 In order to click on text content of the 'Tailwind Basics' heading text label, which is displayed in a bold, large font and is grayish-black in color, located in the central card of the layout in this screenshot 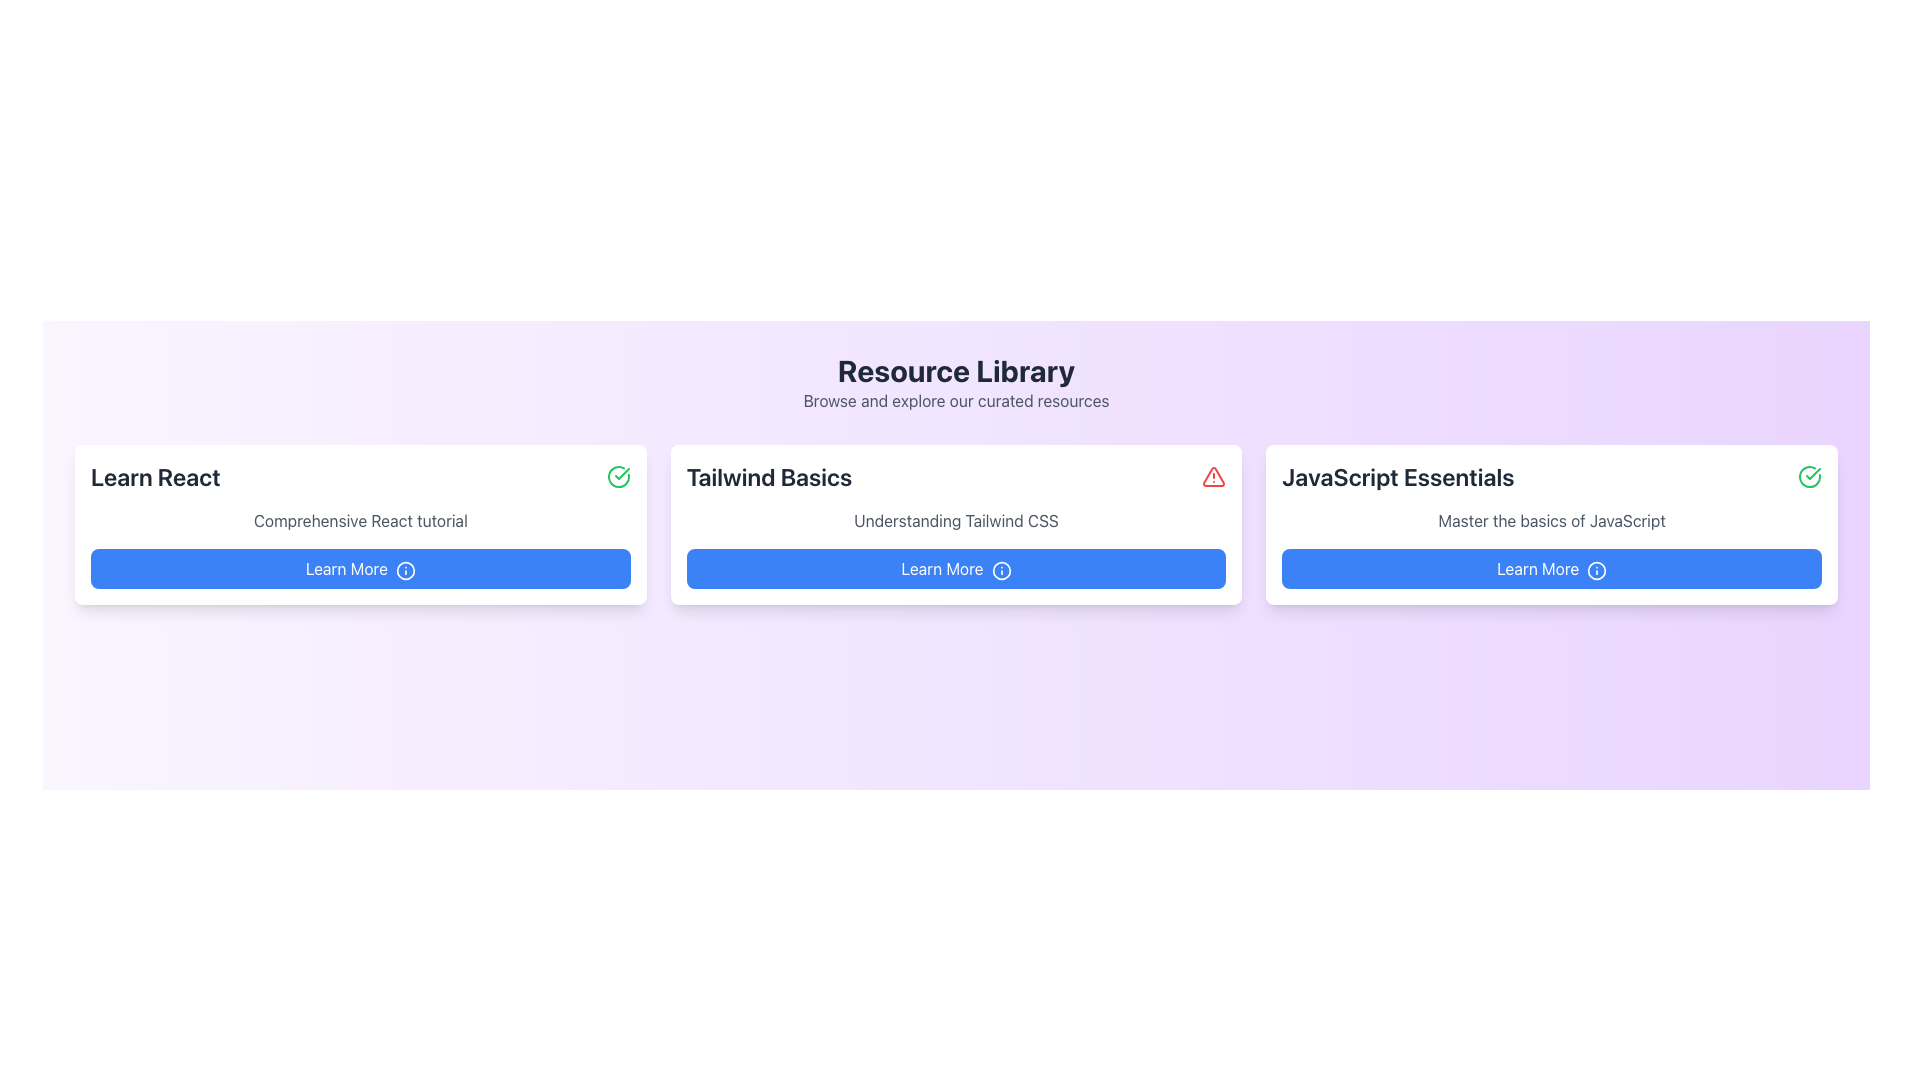, I will do `click(768, 477)`.